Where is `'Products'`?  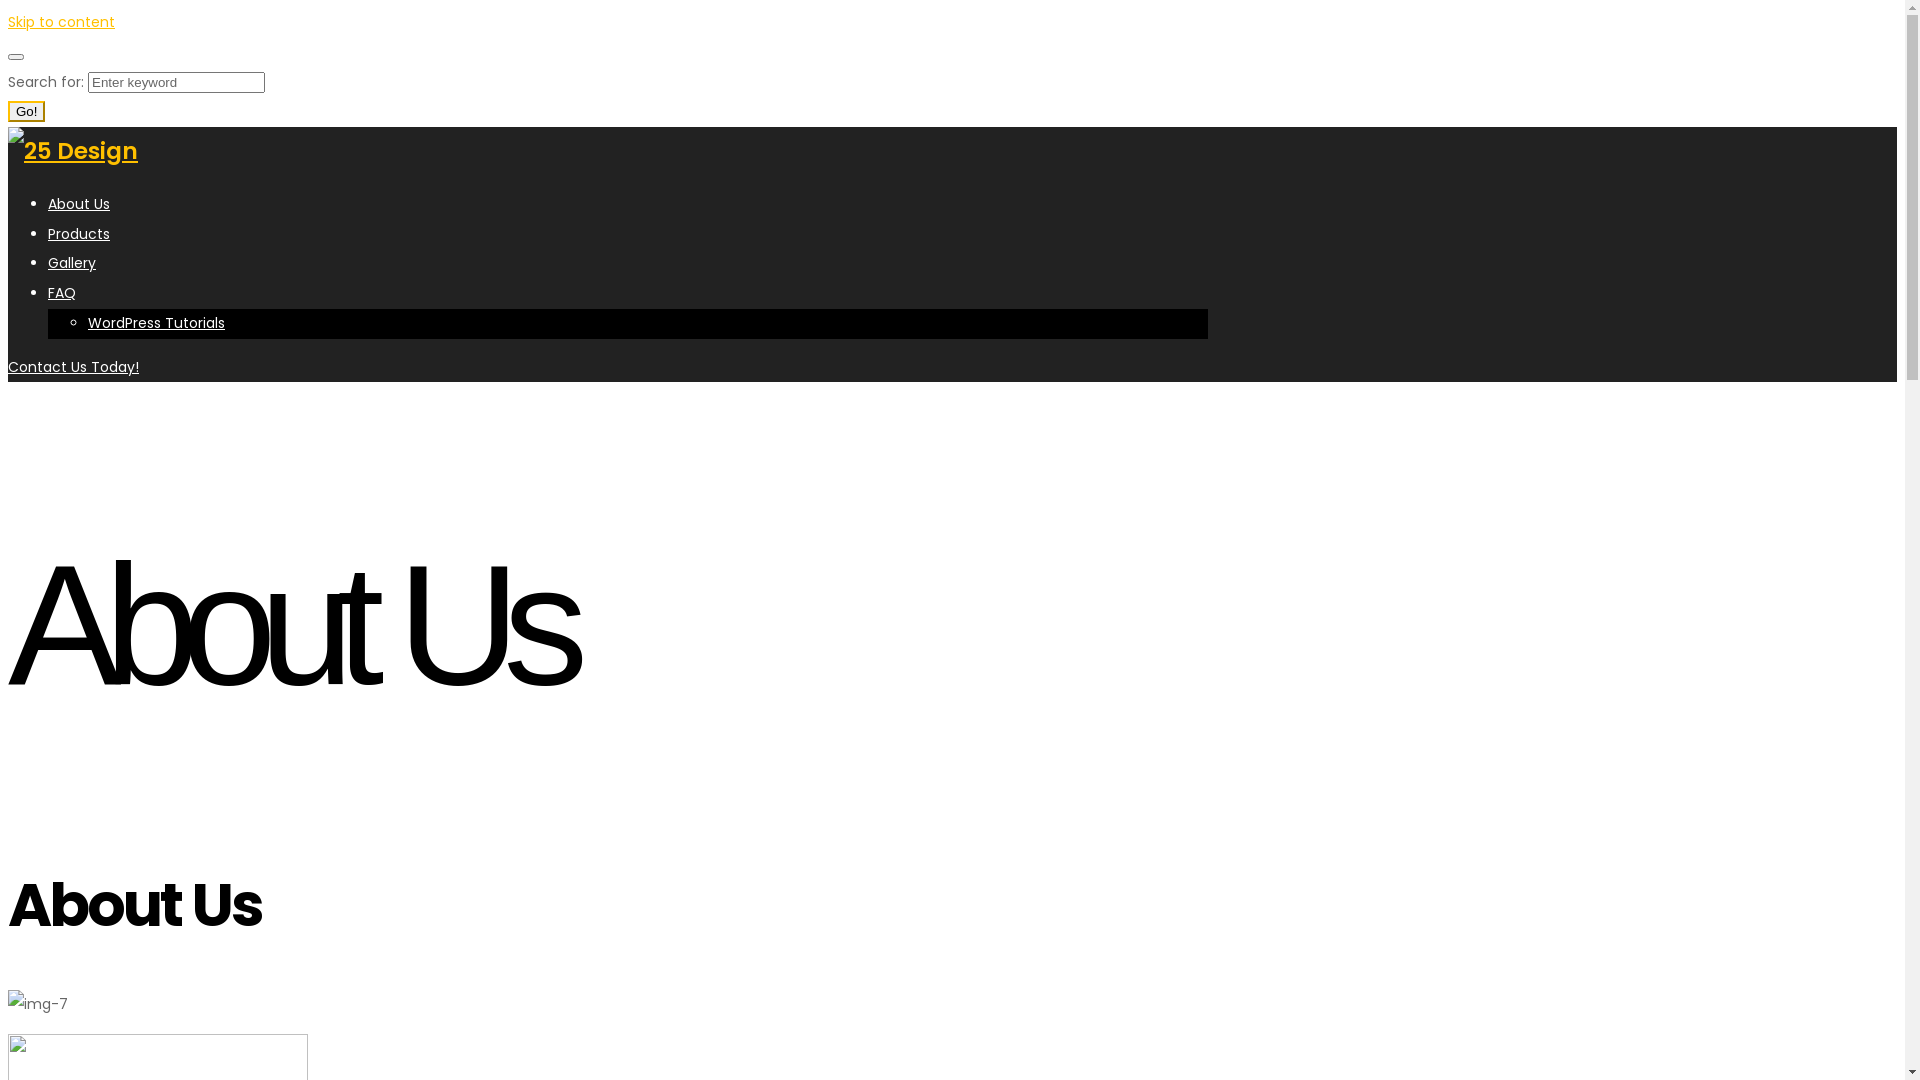
'Products' is located at coordinates (78, 233).